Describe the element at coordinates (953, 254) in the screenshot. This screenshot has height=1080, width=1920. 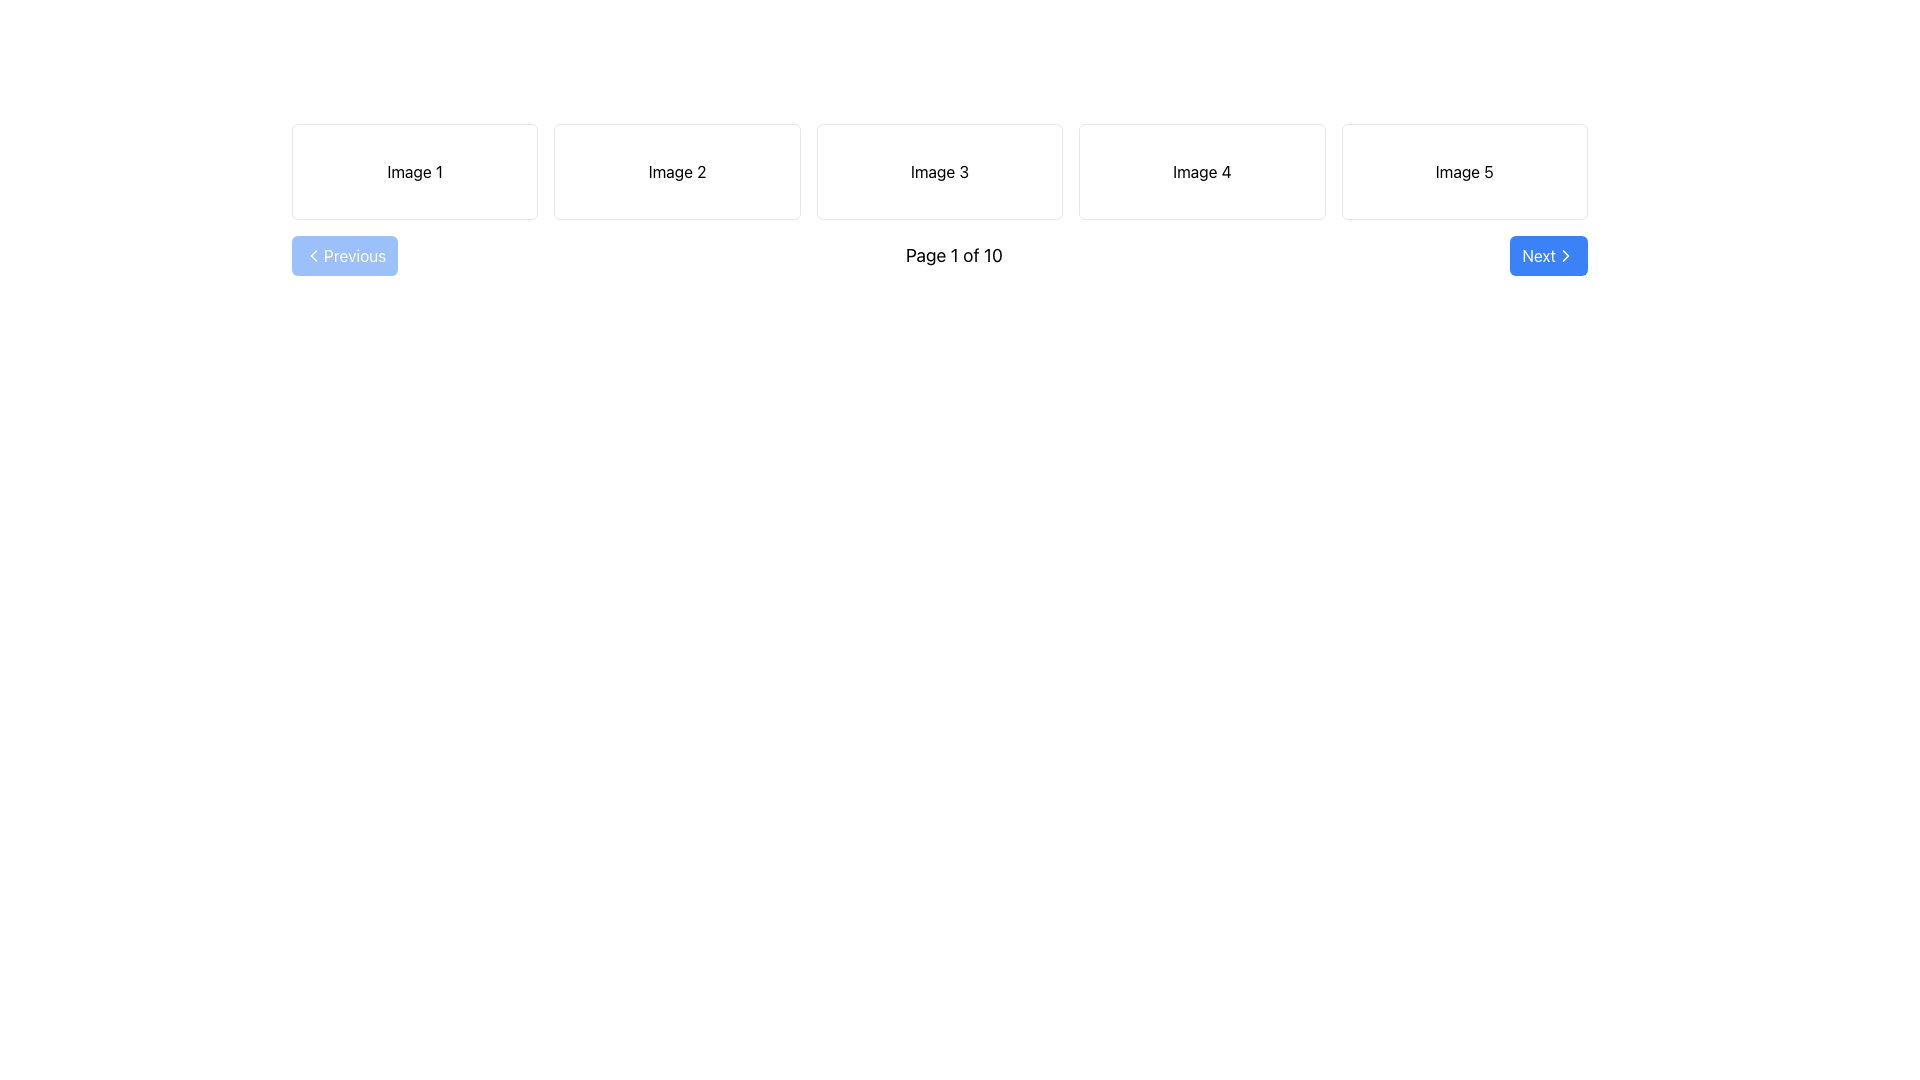
I see `the Text label displaying 'Page 1 of 10' located in the center of the pagination control bar, between the 'Previous' and 'Next' buttons` at that location.